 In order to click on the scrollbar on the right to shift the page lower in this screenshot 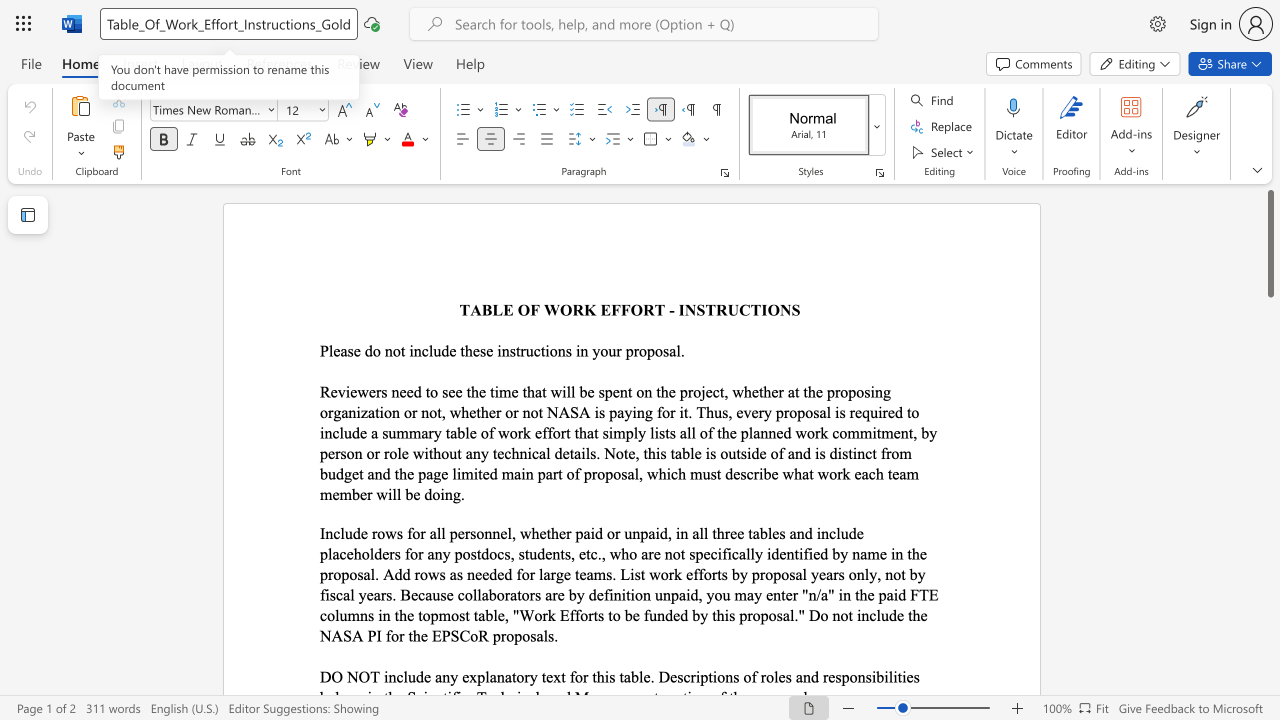, I will do `click(1269, 588)`.